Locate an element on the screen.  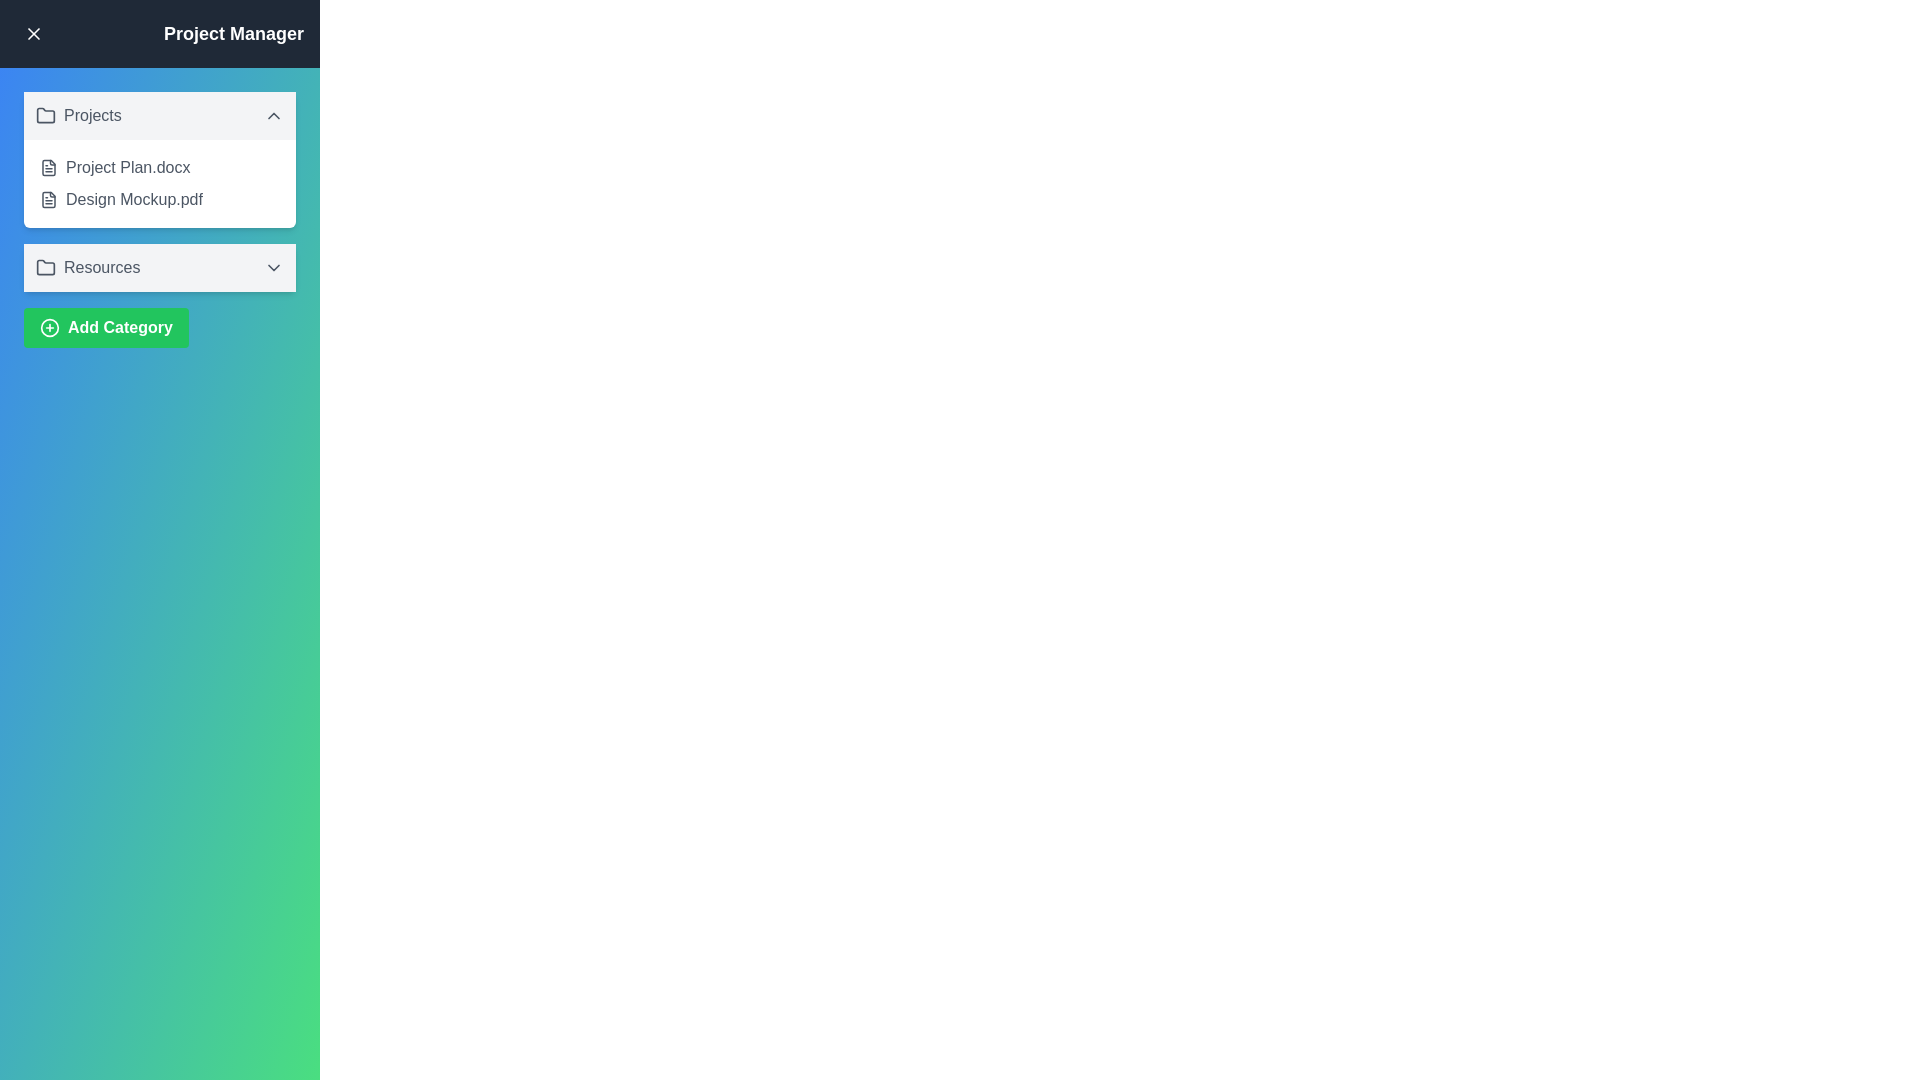
the text label displaying the file name 'Project Plan.docx' is located at coordinates (127, 167).